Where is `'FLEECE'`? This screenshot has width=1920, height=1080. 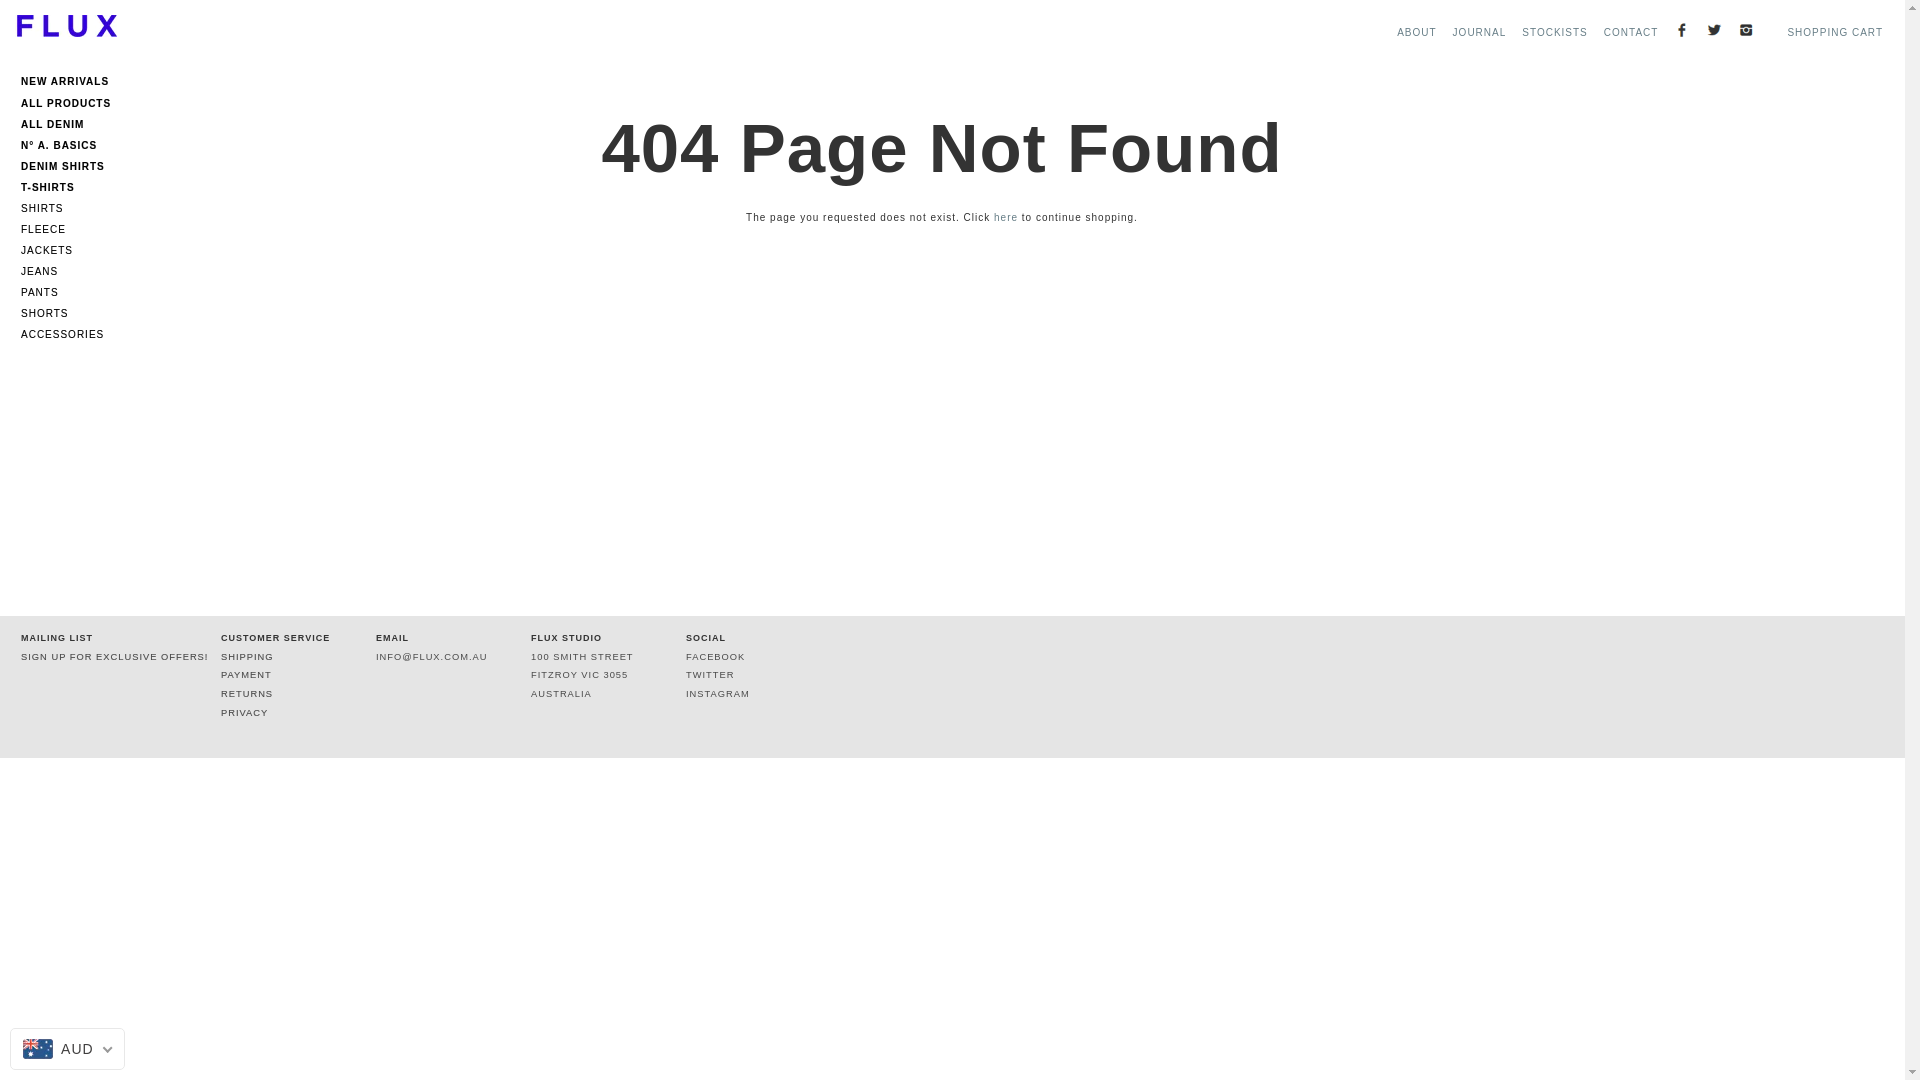
'FLEECE' is located at coordinates (20, 228).